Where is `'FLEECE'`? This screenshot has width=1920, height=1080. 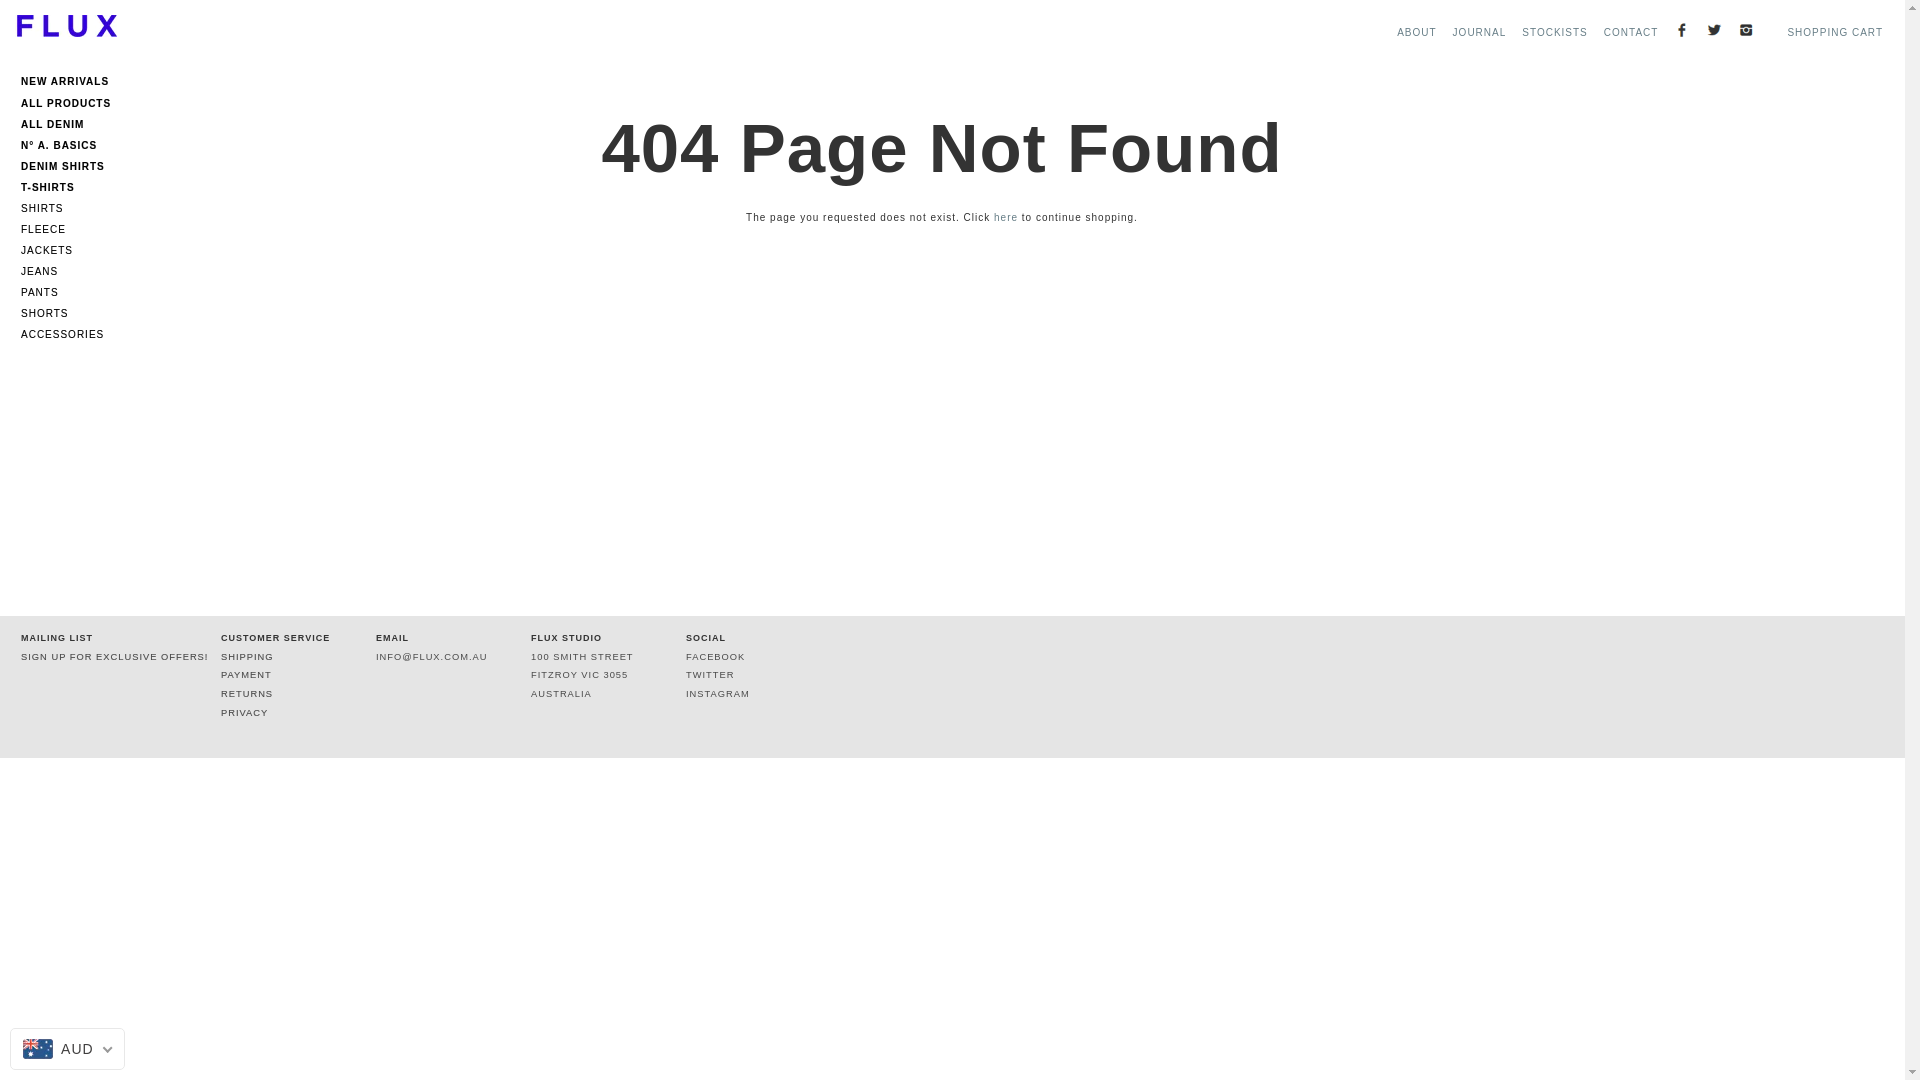
'FLEECE' is located at coordinates (20, 228).